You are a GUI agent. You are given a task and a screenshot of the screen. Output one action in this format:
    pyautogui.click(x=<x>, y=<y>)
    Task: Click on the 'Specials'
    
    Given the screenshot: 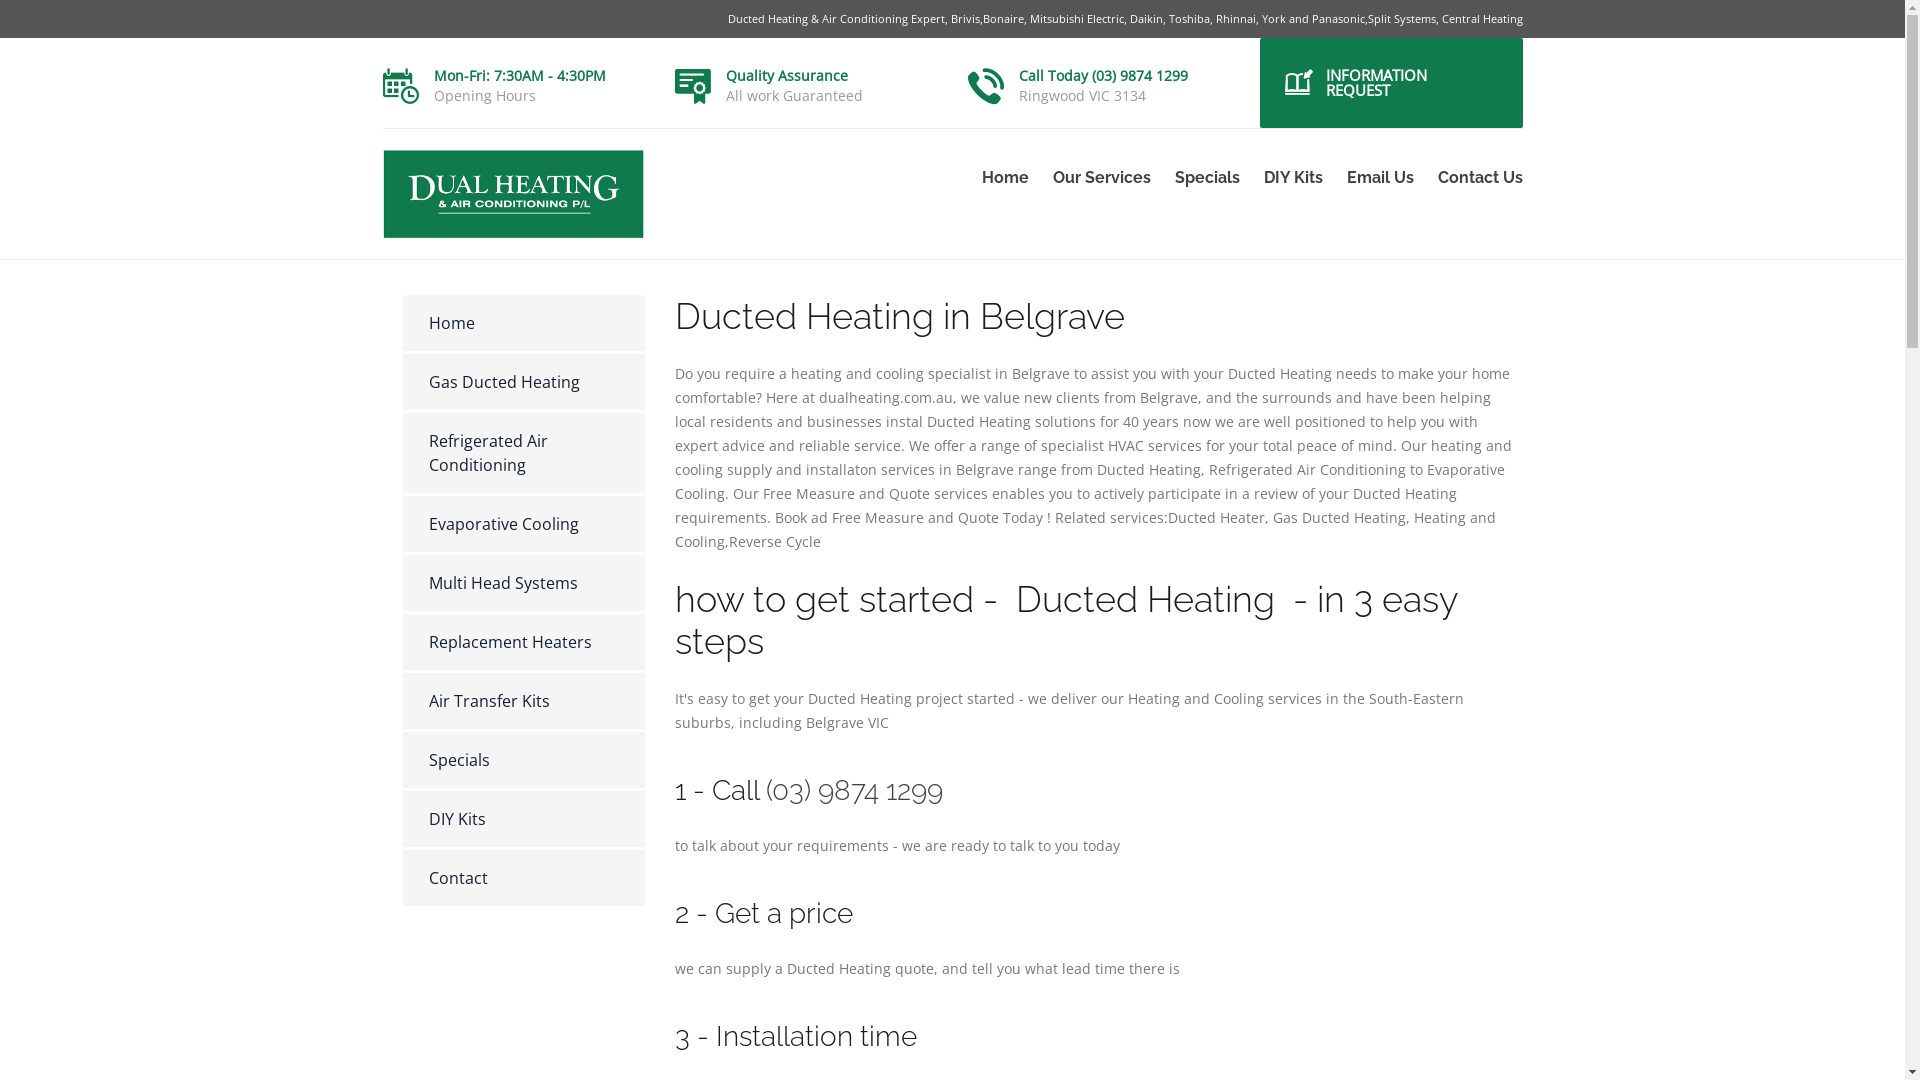 What is the action you would take?
    pyautogui.click(x=401, y=759)
    